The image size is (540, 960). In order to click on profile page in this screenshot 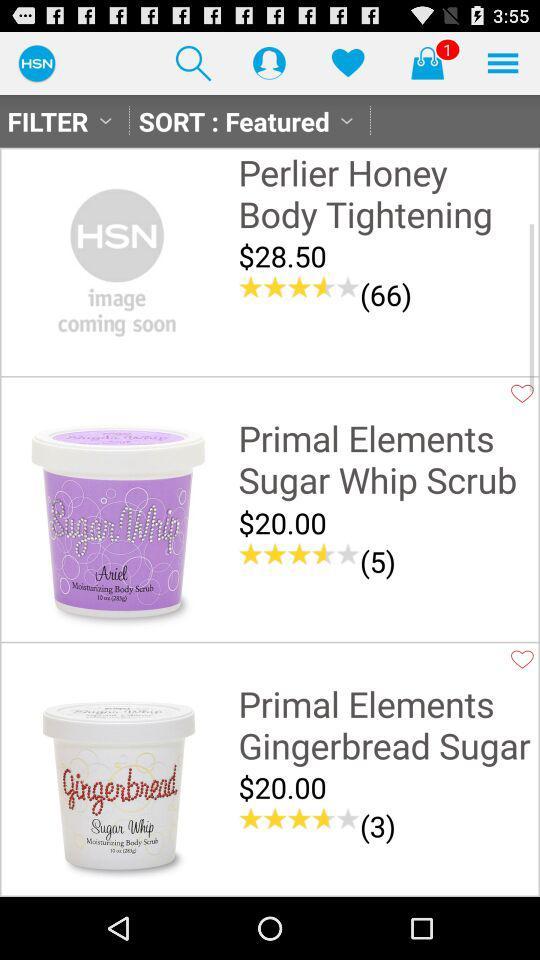, I will do `click(269, 62)`.